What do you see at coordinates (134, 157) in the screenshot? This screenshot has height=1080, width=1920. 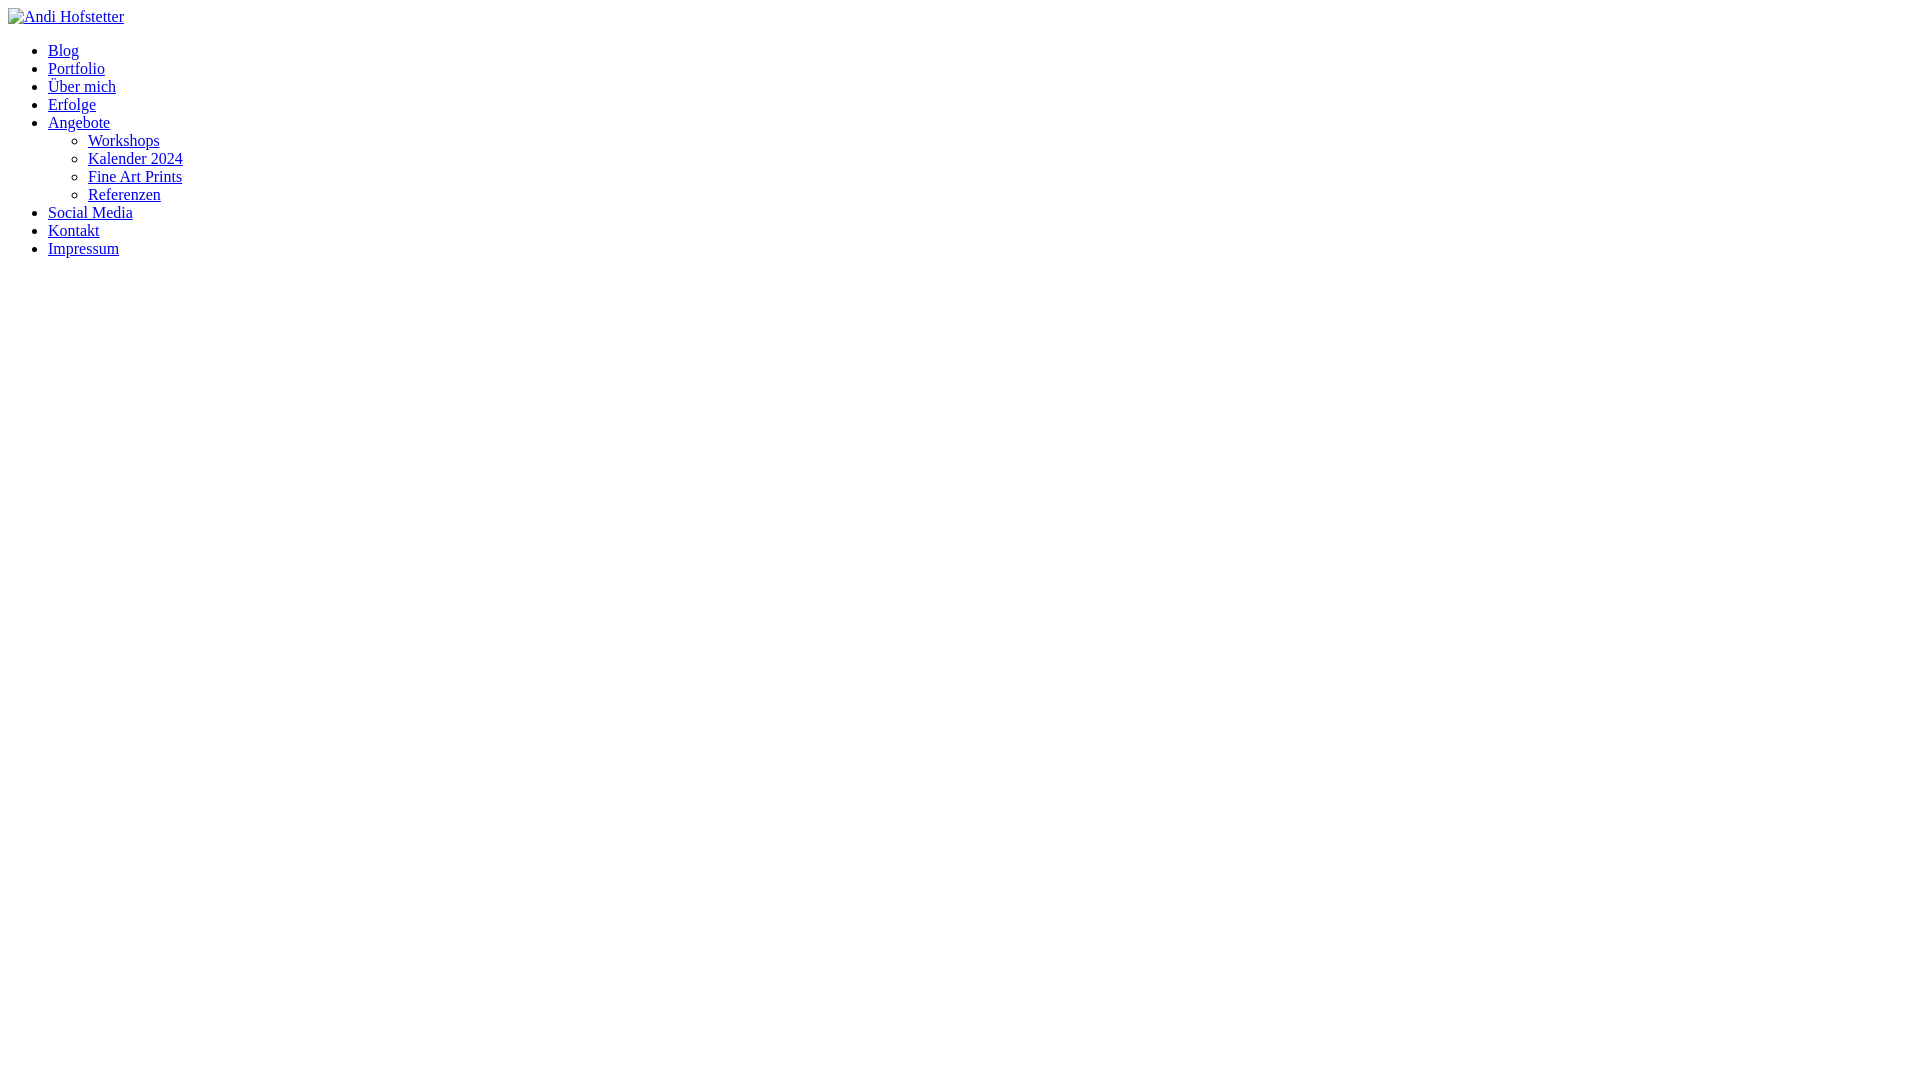 I see `'Kalender 2024'` at bounding box center [134, 157].